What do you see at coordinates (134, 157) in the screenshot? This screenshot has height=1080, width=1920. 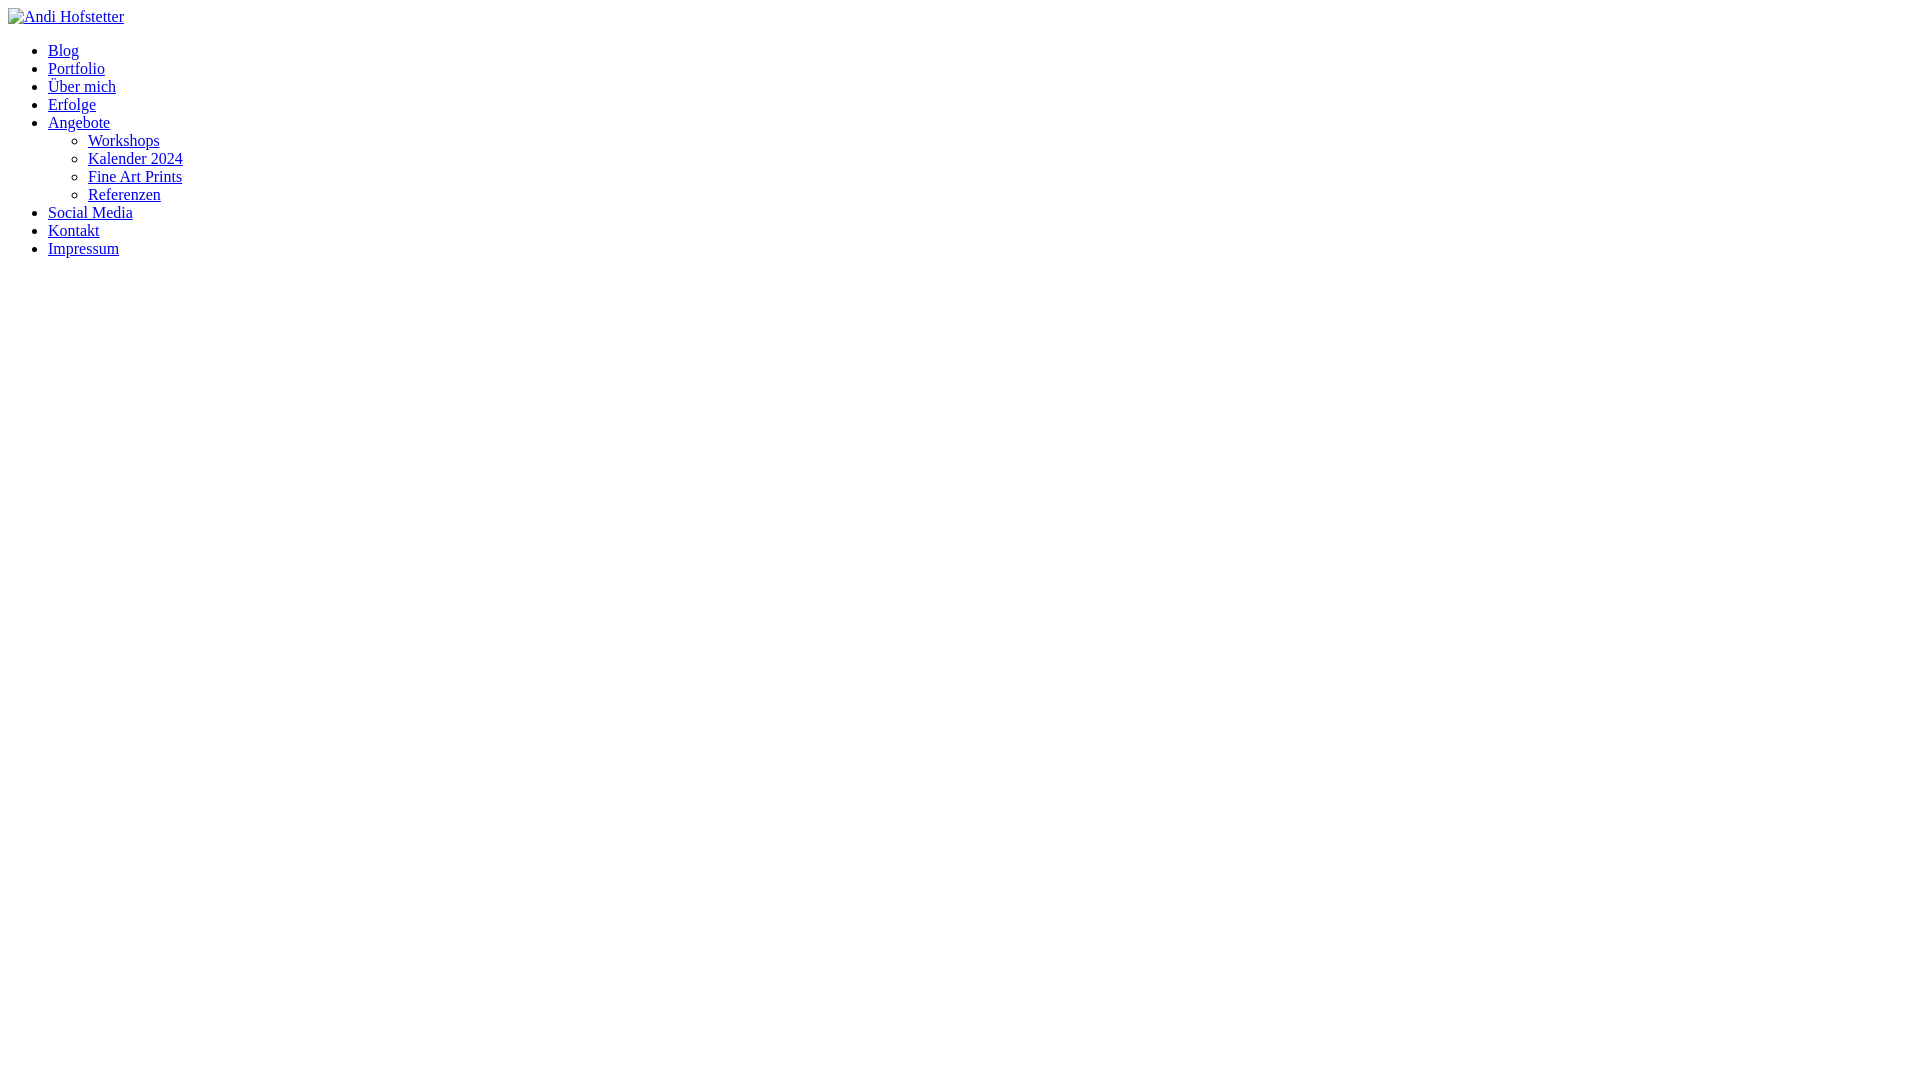 I see `'Kalender 2024'` at bounding box center [134, 157].